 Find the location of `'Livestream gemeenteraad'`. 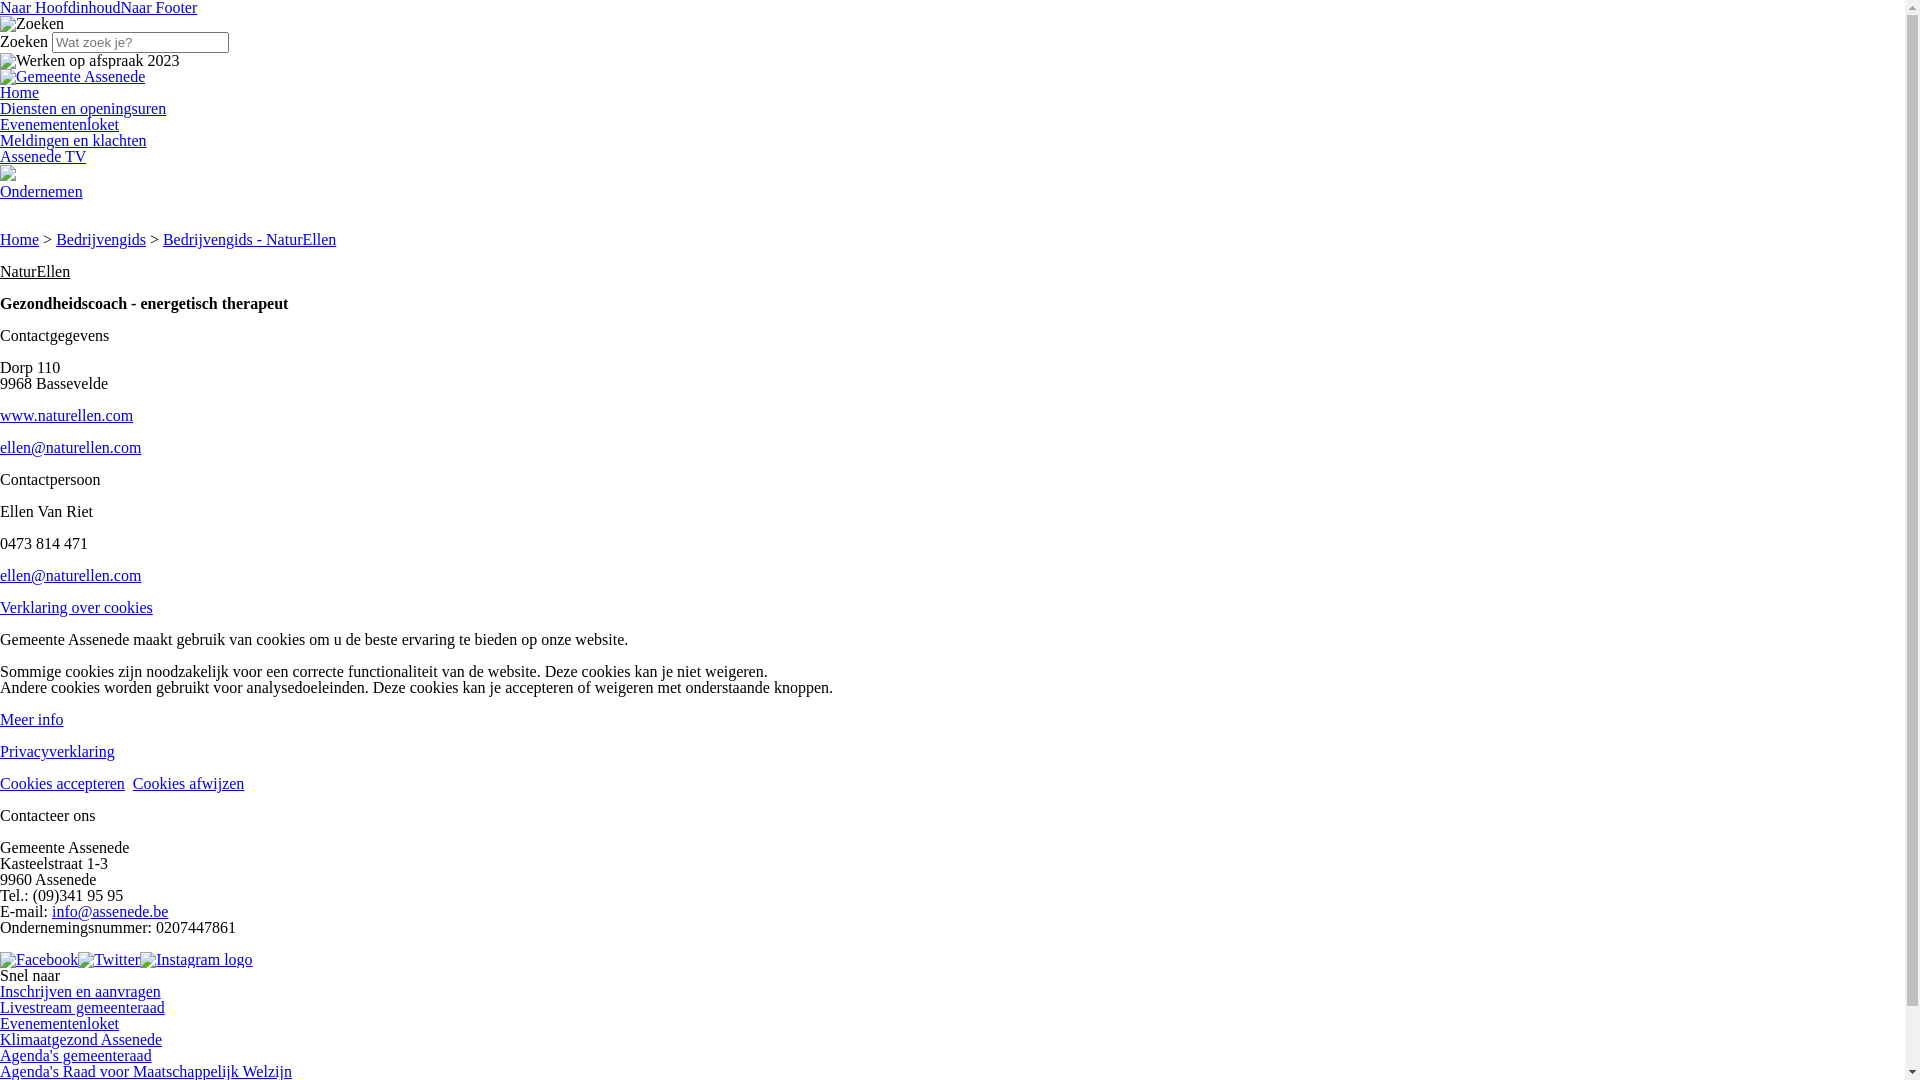

'Livestream gemeenteraad' is located at coordinates (81, 1007).